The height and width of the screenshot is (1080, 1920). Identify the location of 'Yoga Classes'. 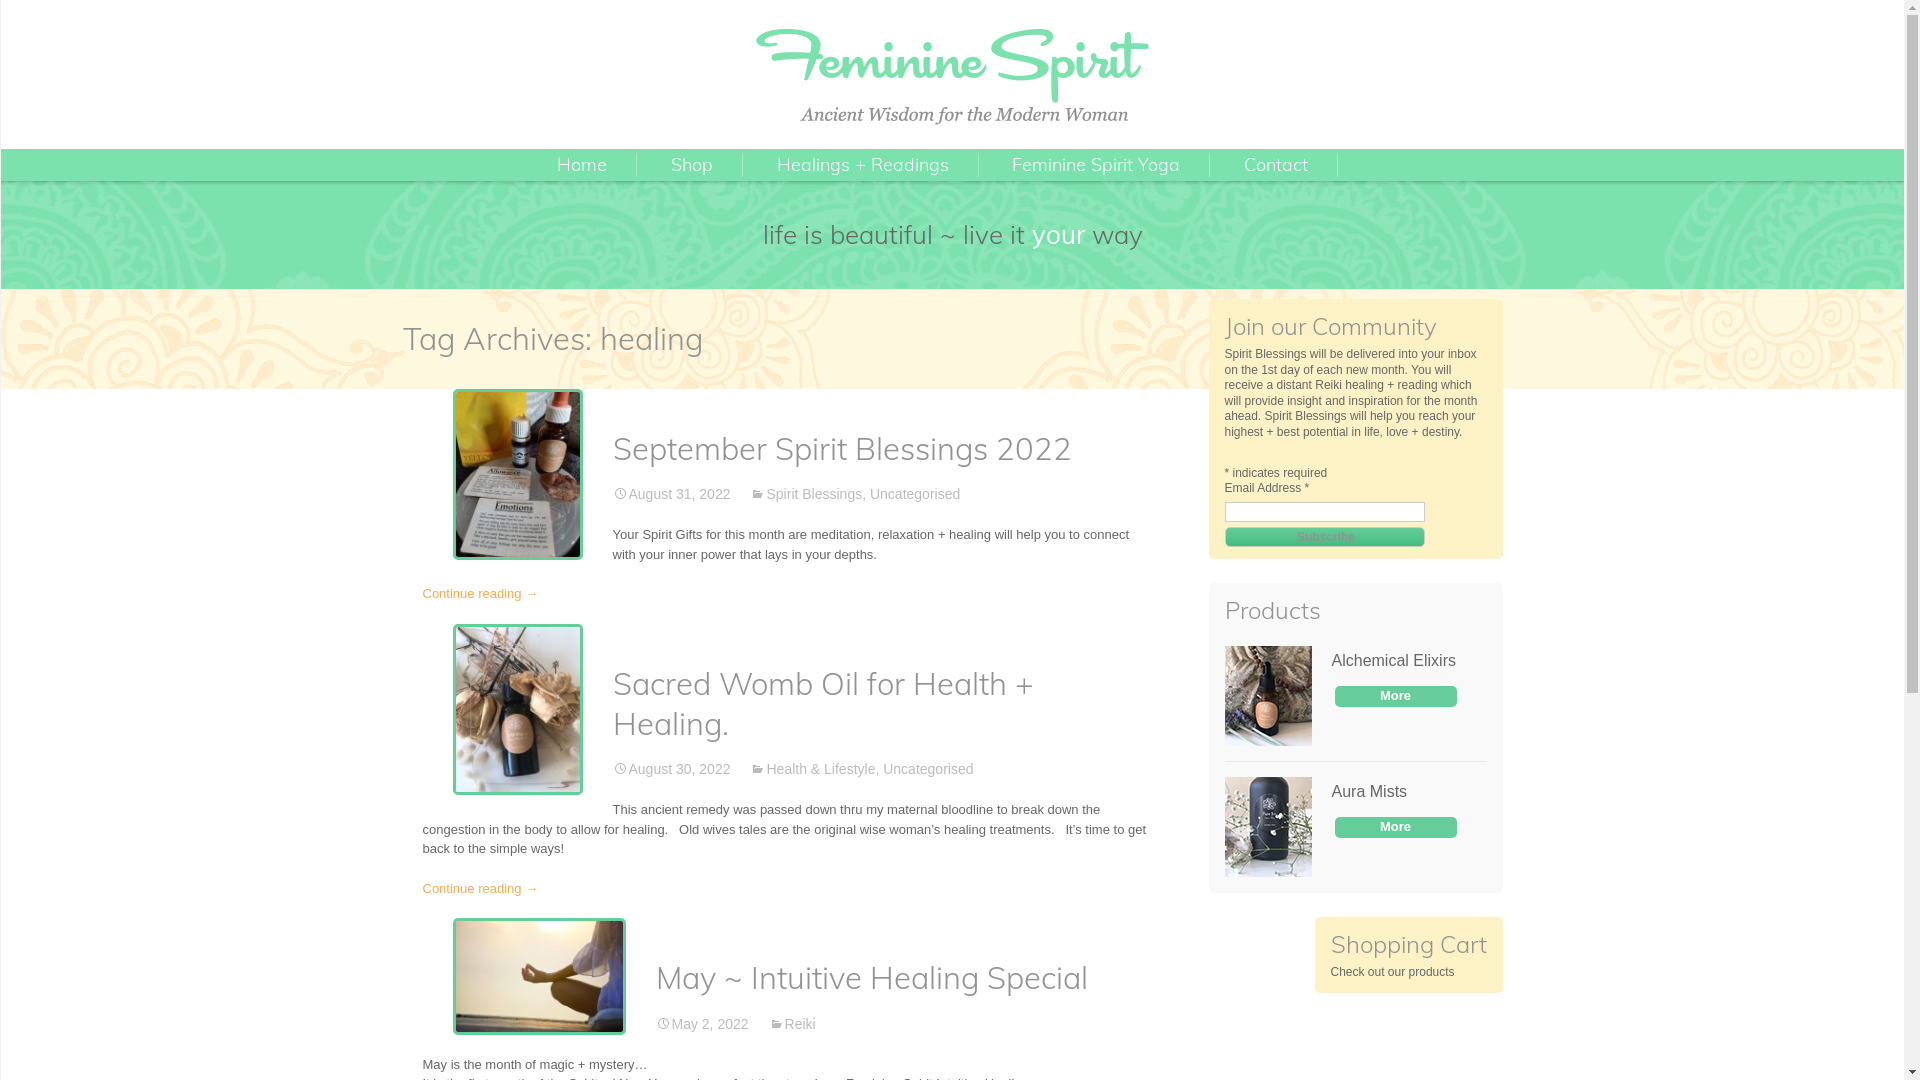
(979, 195).